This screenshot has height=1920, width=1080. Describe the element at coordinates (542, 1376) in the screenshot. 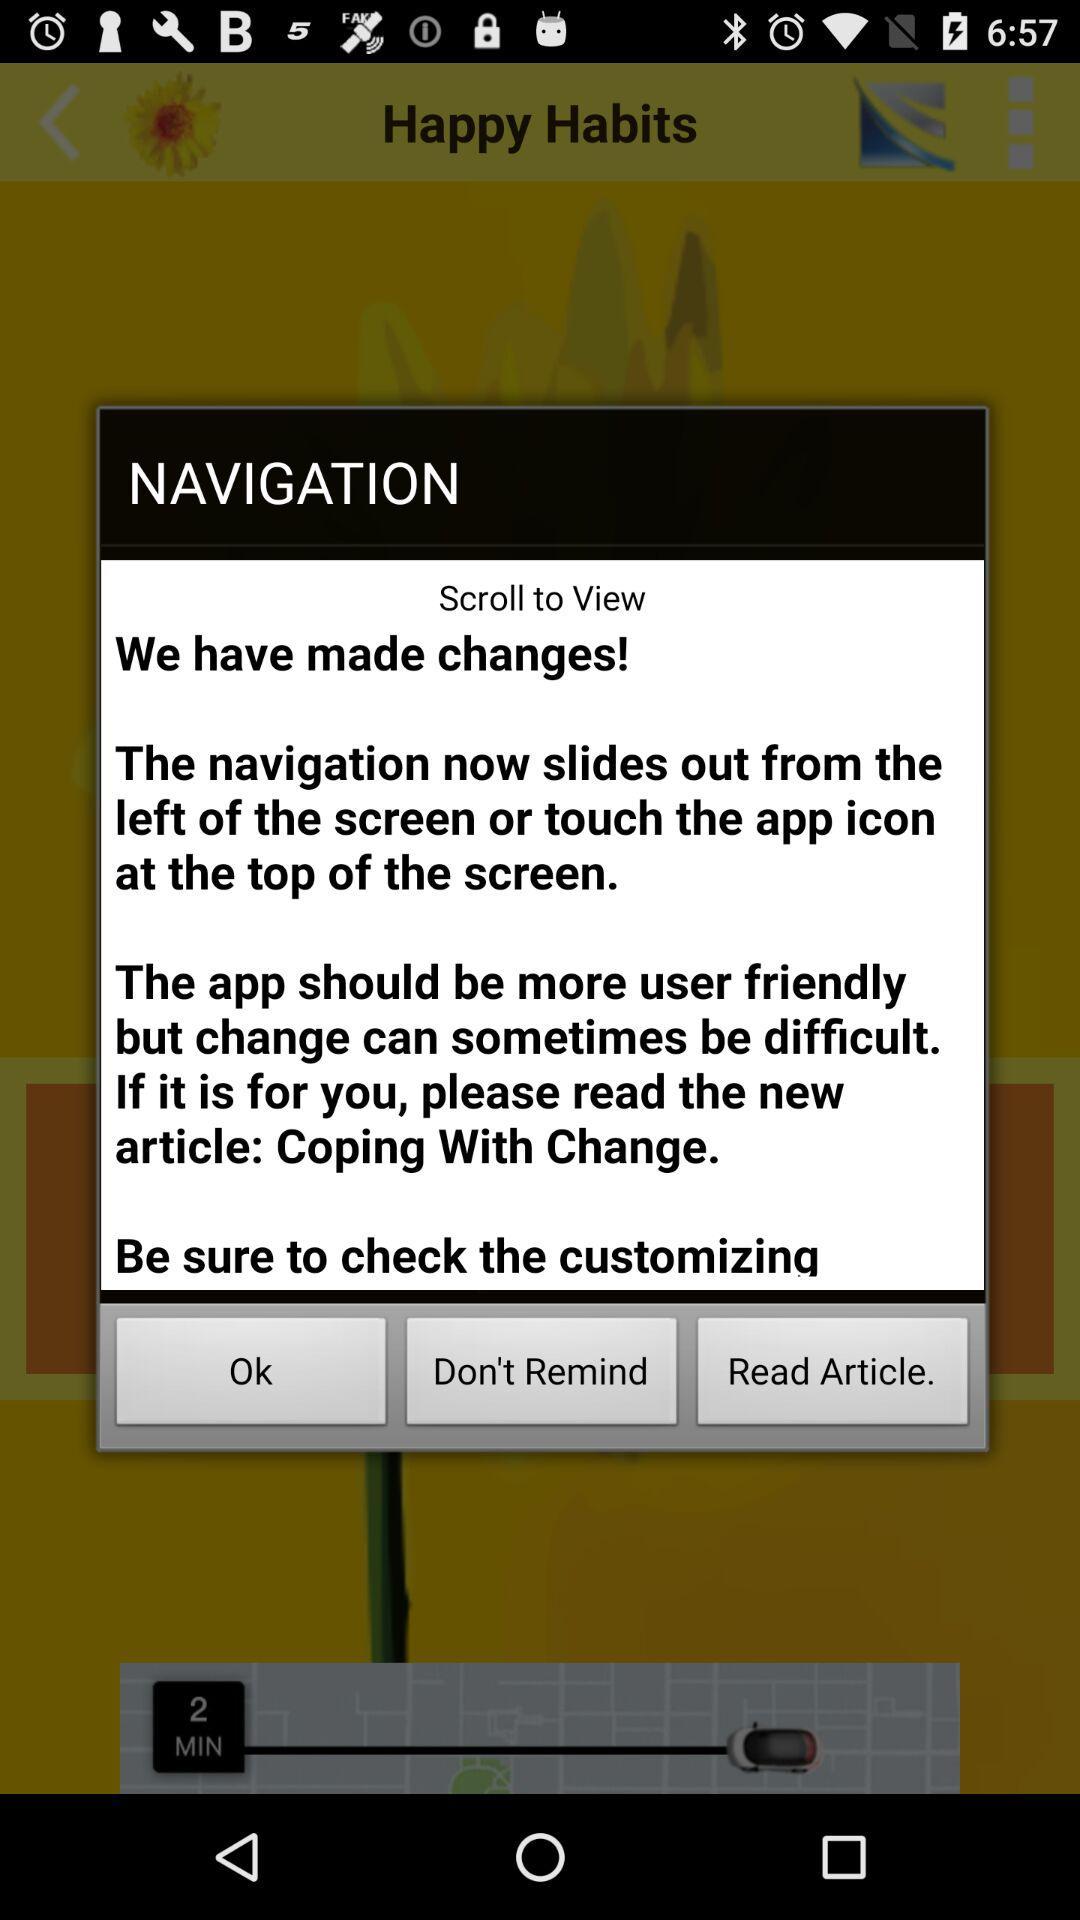

I see `the button next to the ok` at that location.